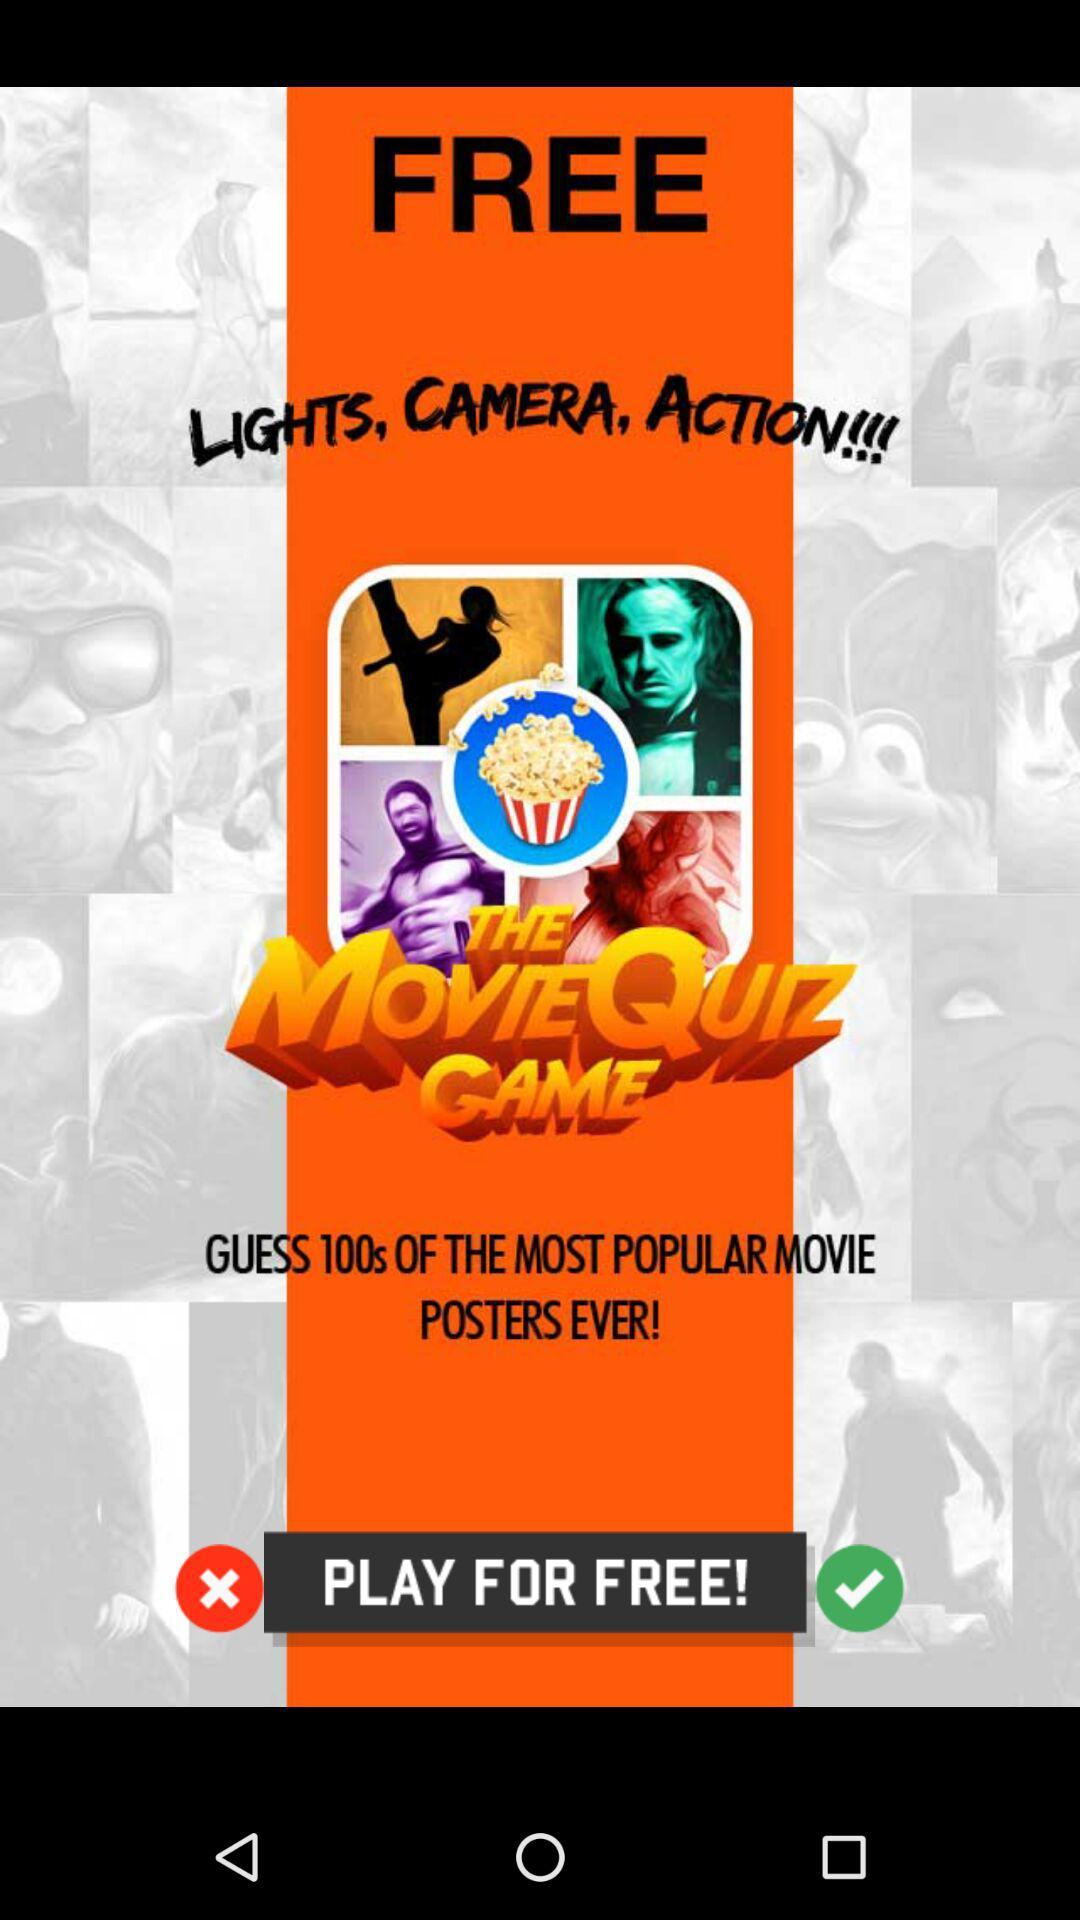 This screenshot has width=1080, height=1920. Describe the element at coordinates (540, 896) in the screenshot. I see `icon at the center` at that location.